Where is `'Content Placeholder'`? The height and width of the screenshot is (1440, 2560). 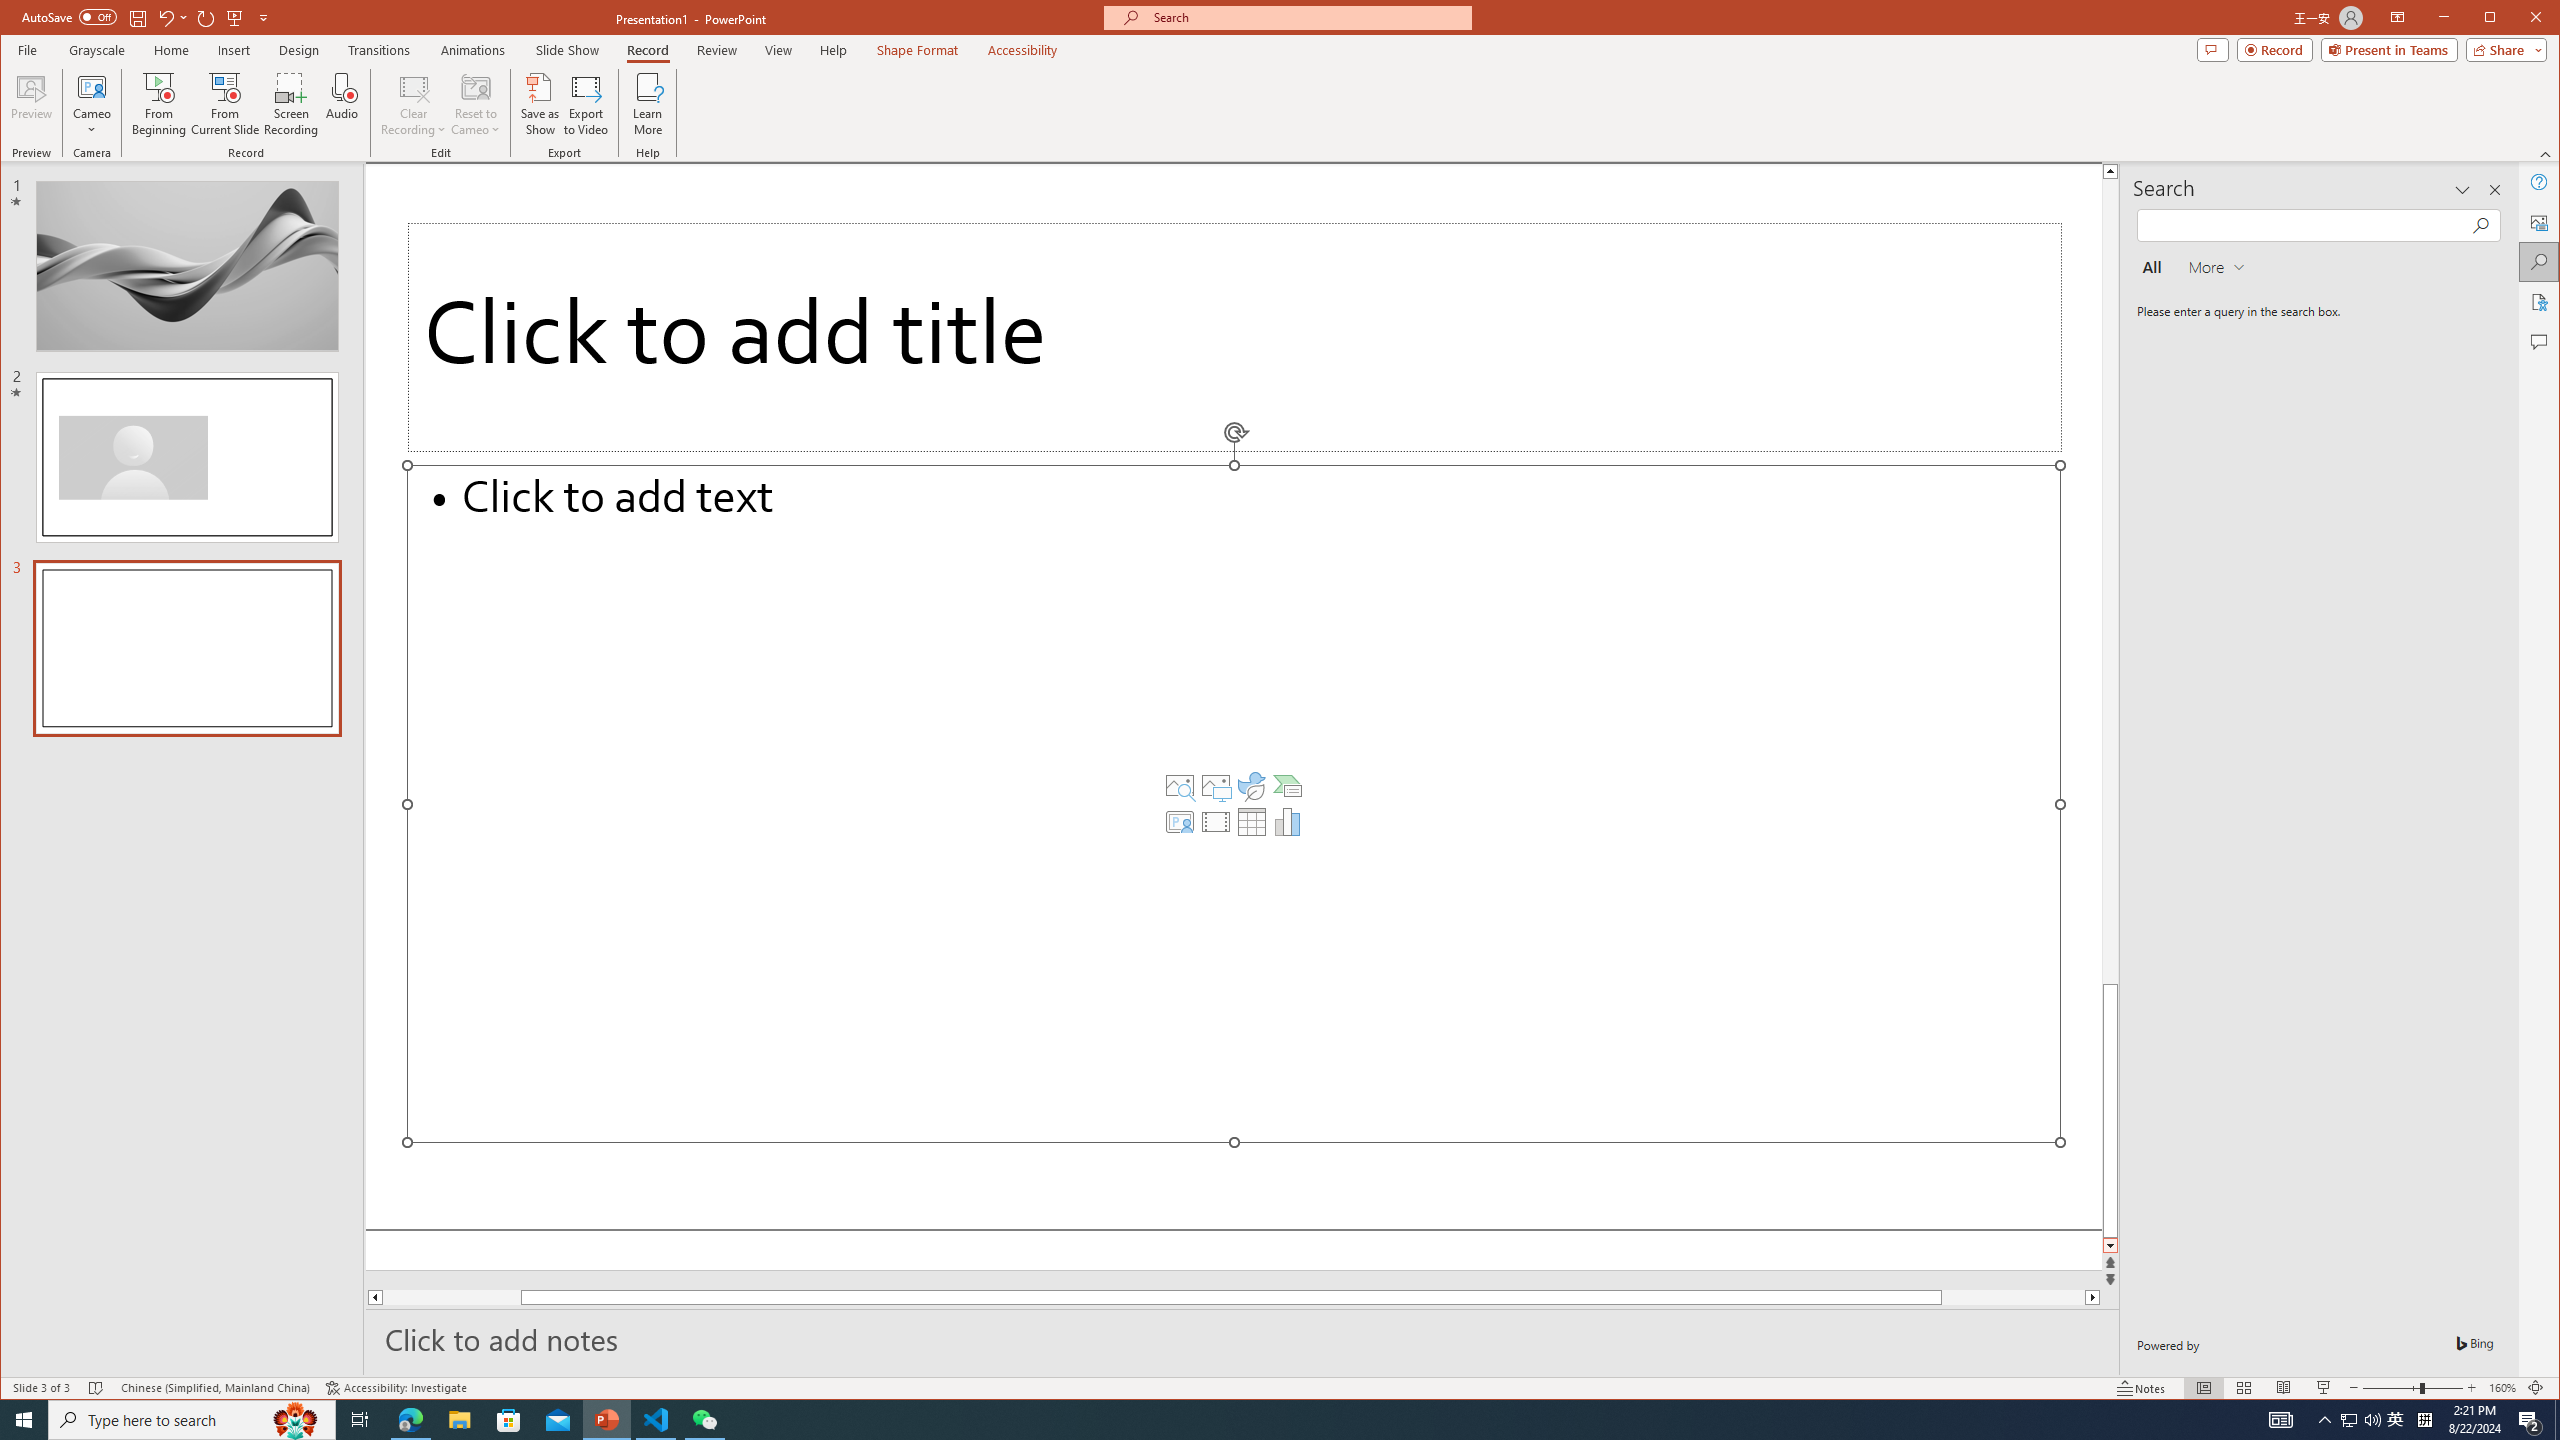
'Content Placeholder' is located at coordinates (1232, 804).